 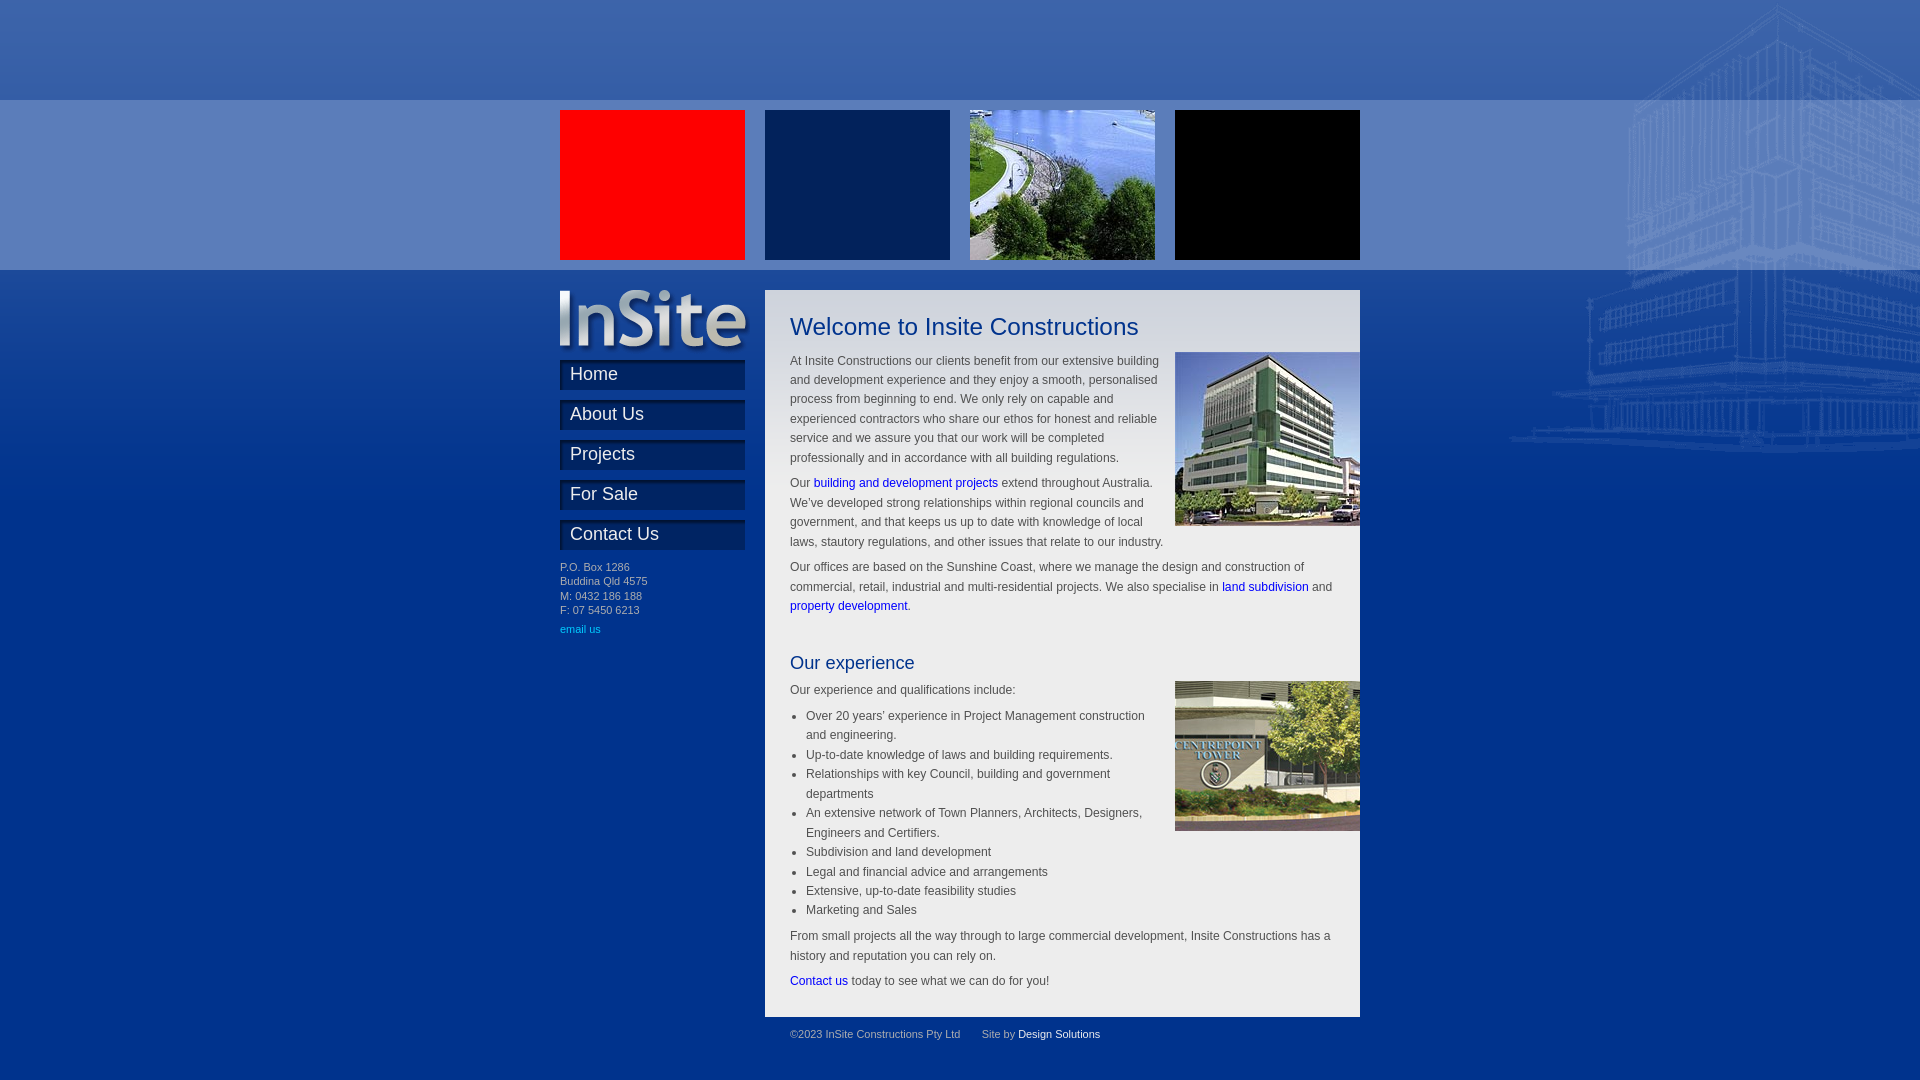 I want to click on 'Contact us', so click(x=819, y=979).